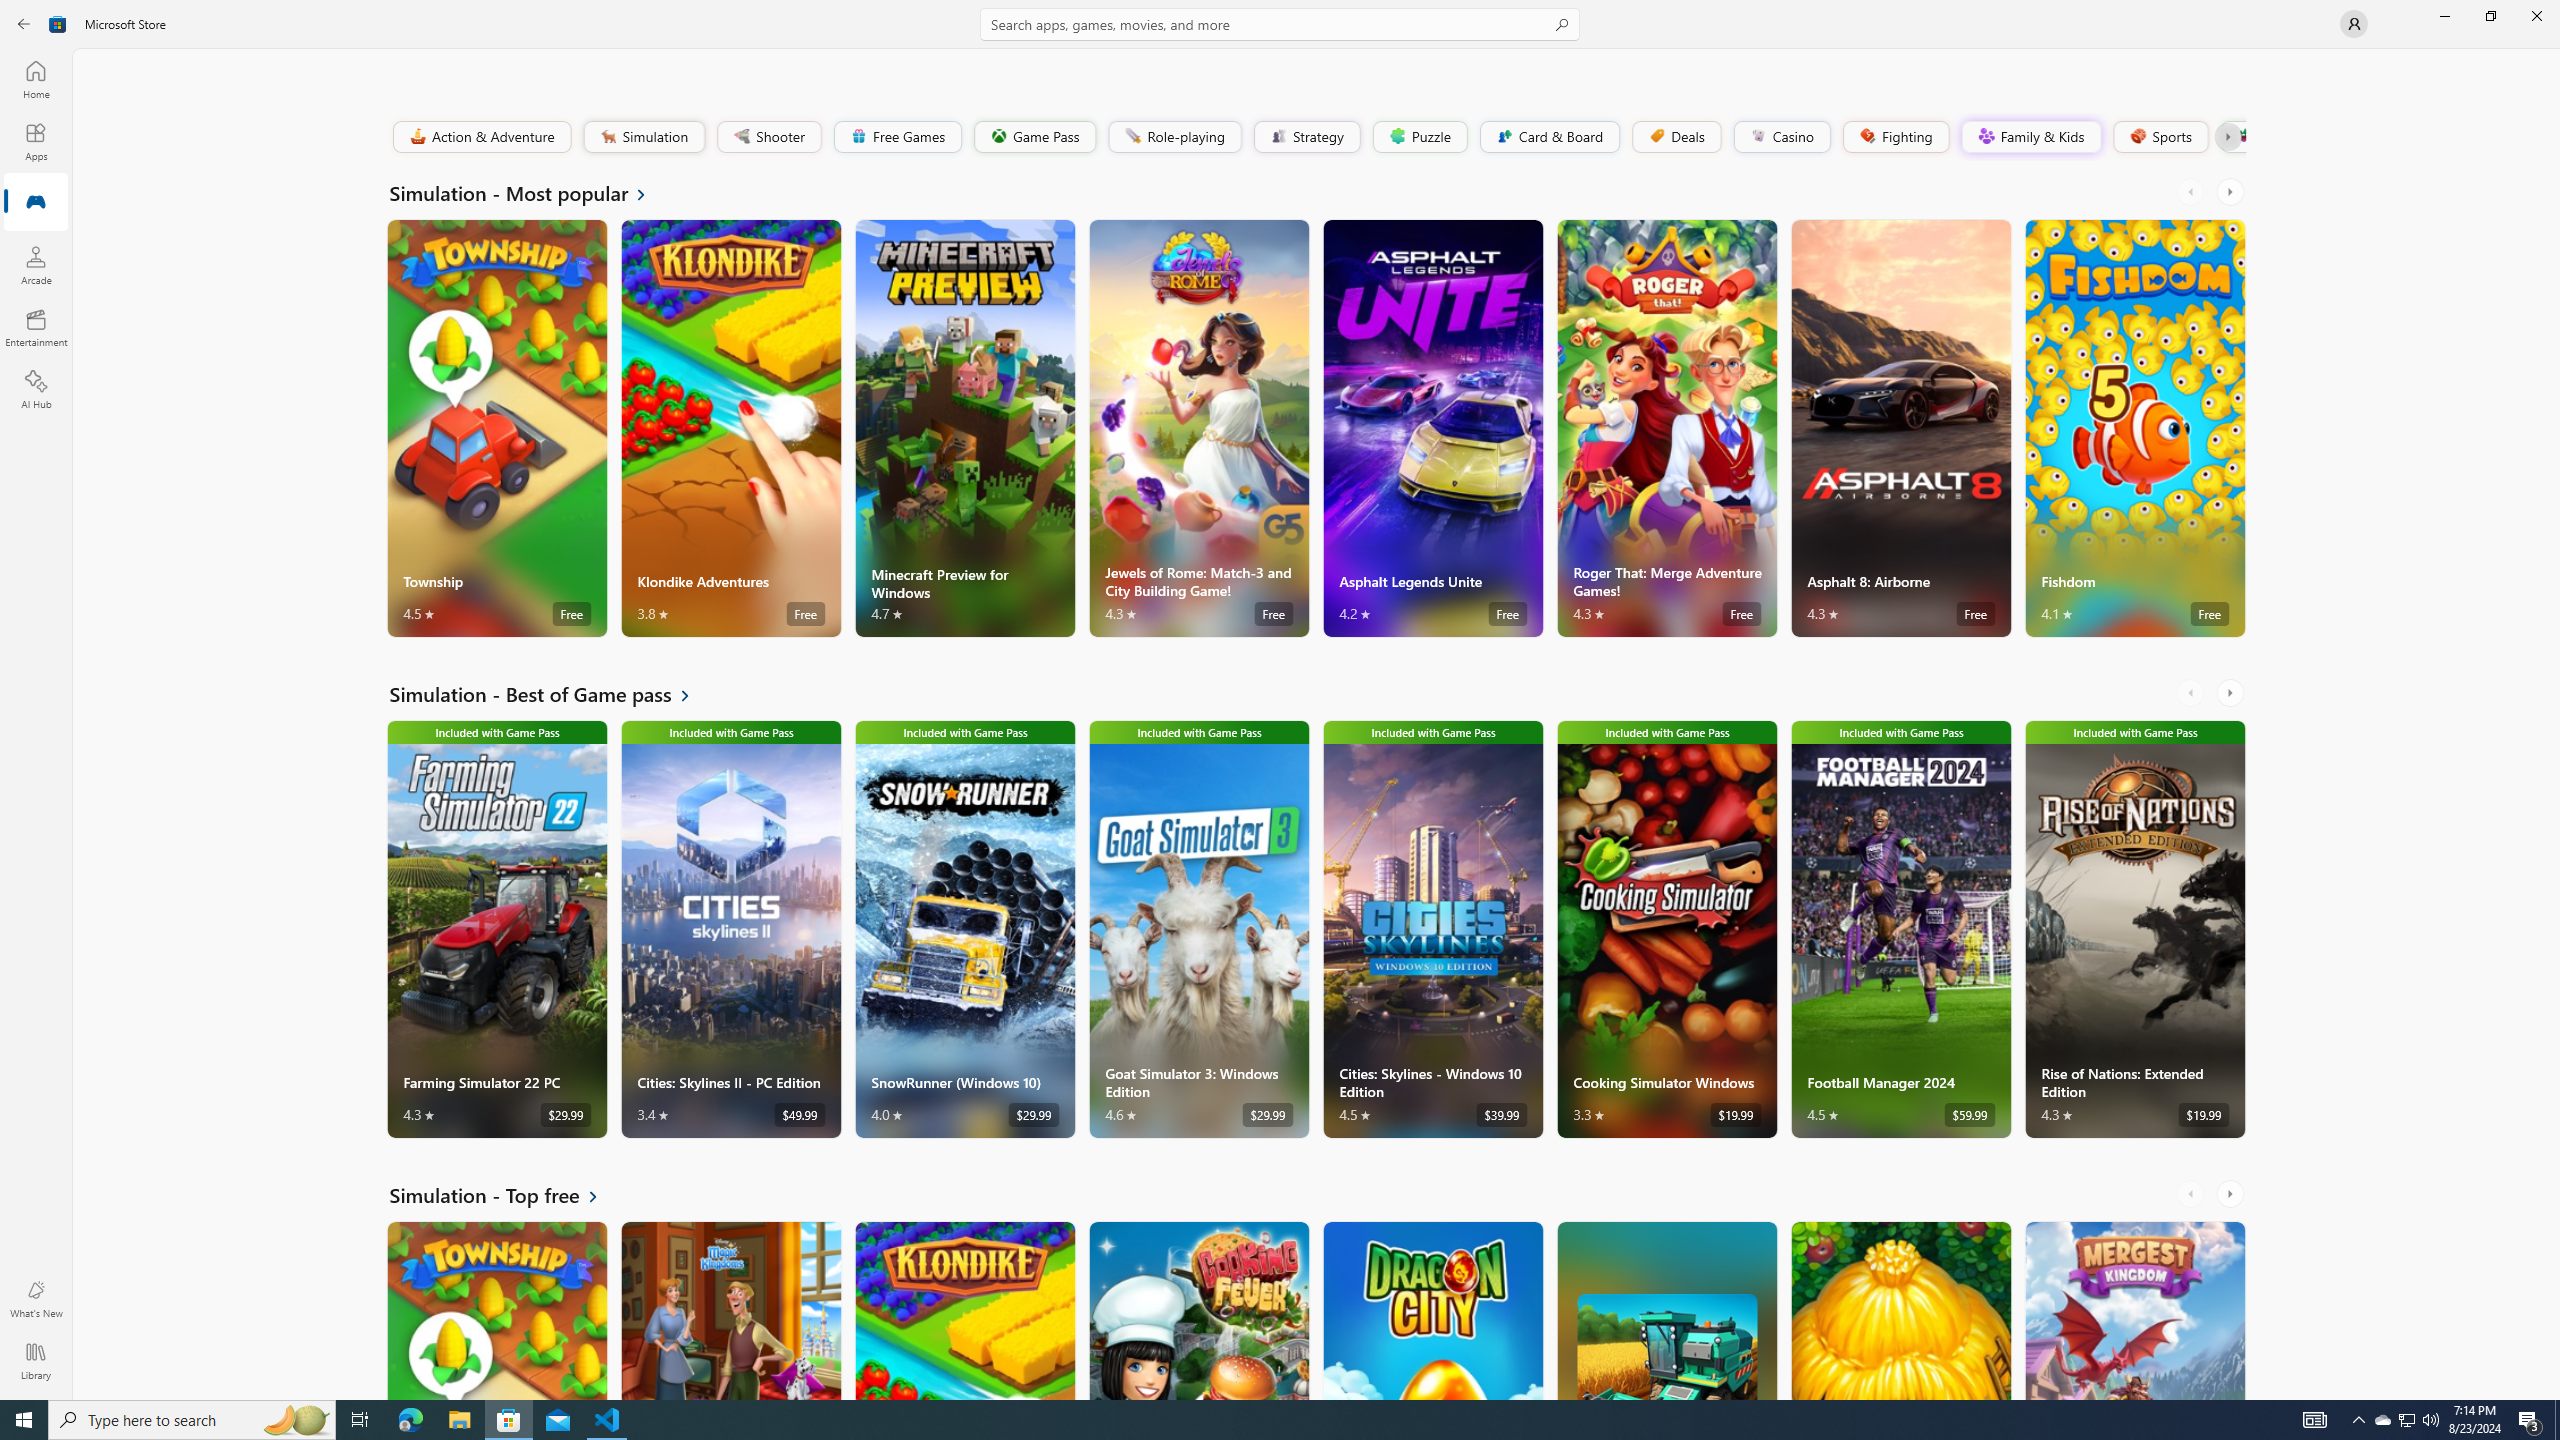 This screenshot has height=1440, width=2560. Describe the element at coordinates (2135, 428) in the screenshot. I see `'Fishdom. Average rating of 4.1 out of five stars. Free  '` at that location.